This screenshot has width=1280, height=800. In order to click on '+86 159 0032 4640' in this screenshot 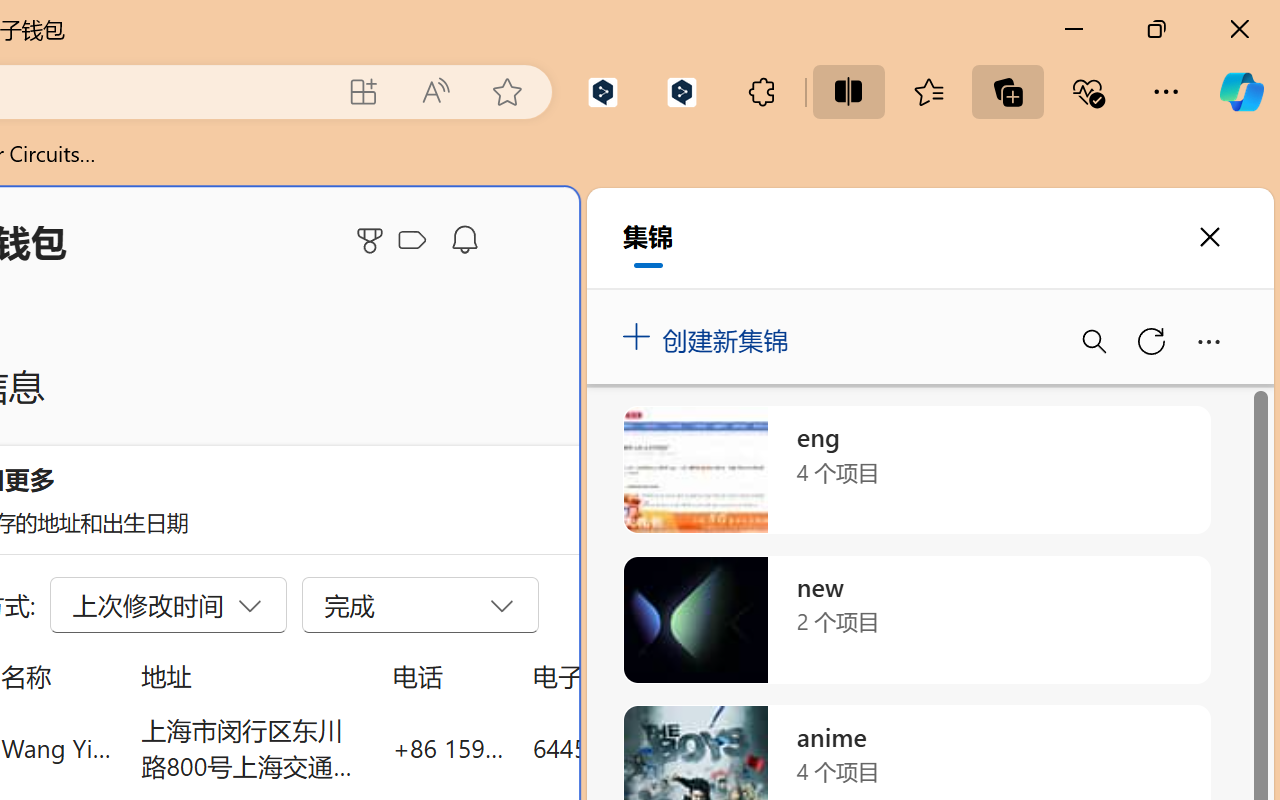, I will do `click(447, 747)`.